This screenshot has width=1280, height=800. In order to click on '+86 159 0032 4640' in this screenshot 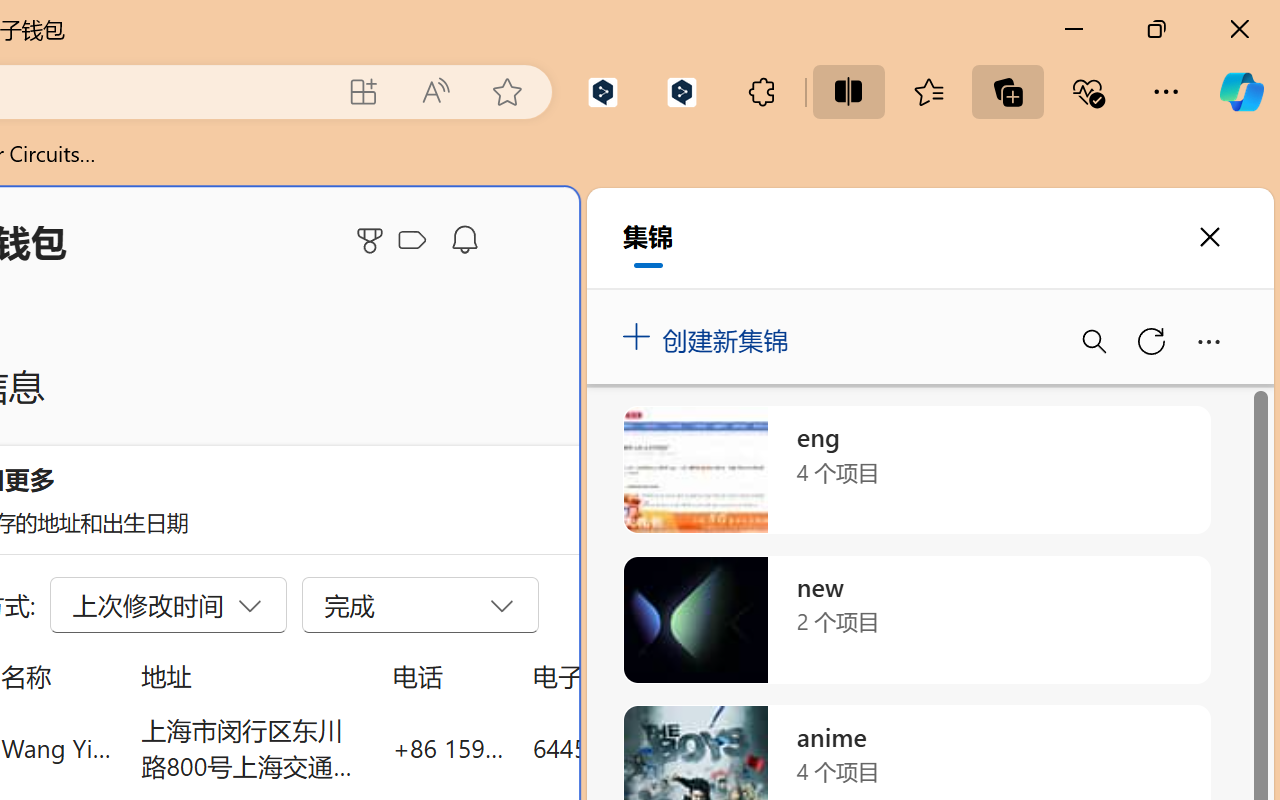, I will do `click(447, 747)`.